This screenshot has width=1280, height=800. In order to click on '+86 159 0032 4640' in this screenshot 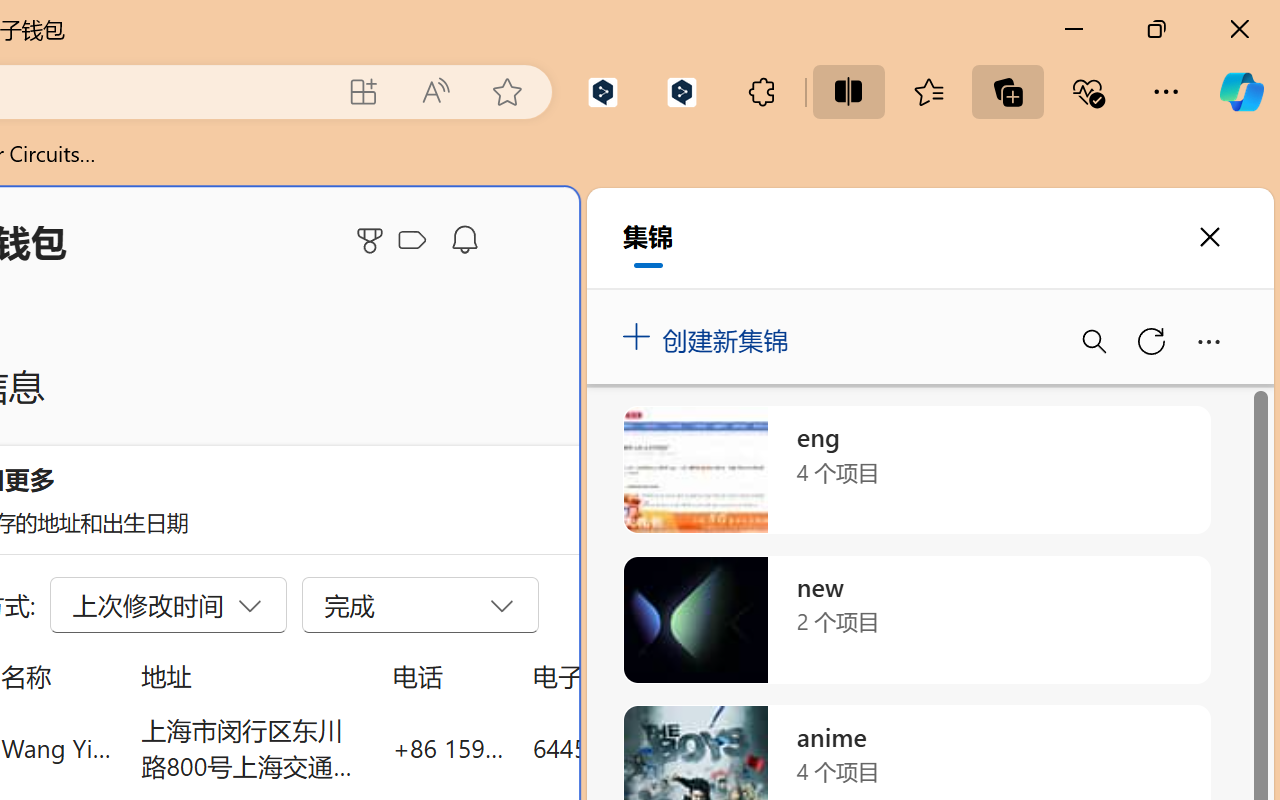, I will do `click(447, 747)`.